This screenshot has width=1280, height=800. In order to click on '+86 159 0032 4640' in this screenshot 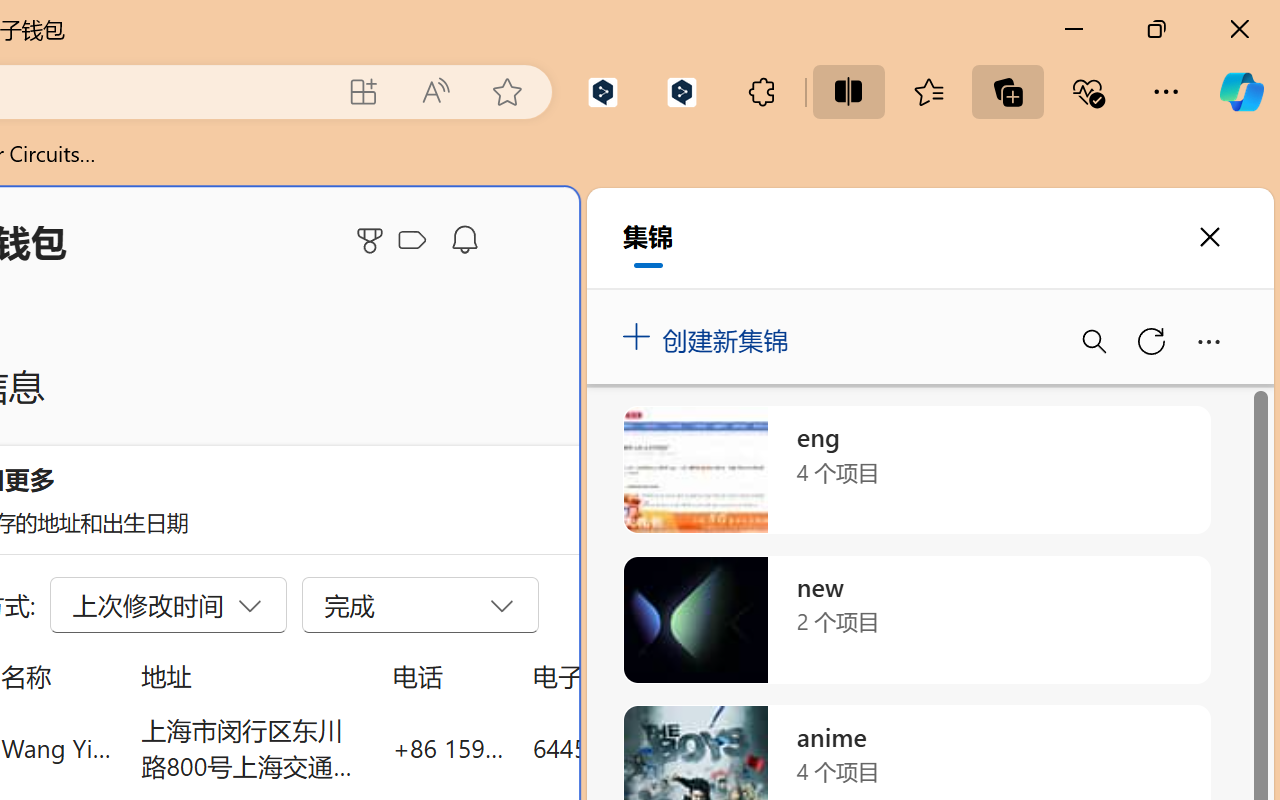, I will do `click(447, 747)`.